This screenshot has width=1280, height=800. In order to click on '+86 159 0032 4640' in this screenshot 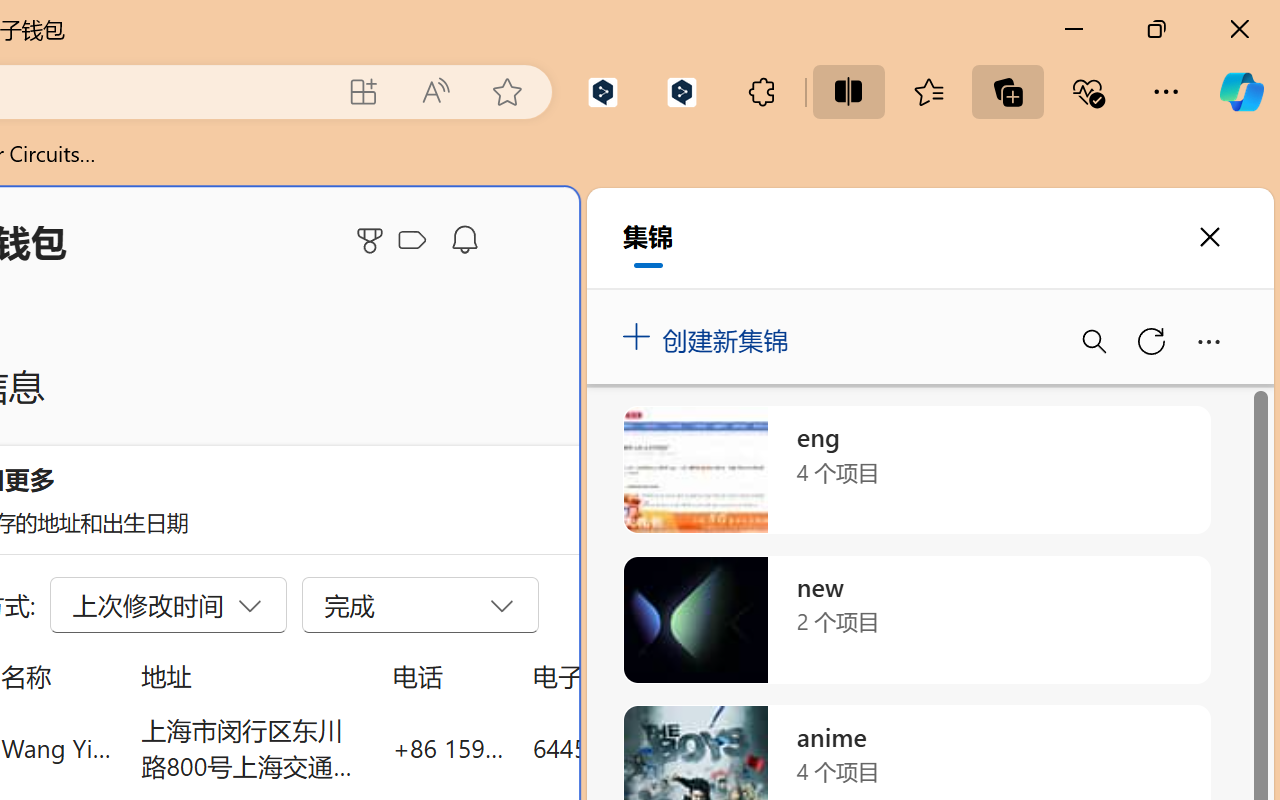, I will do `click(447, 747)`.